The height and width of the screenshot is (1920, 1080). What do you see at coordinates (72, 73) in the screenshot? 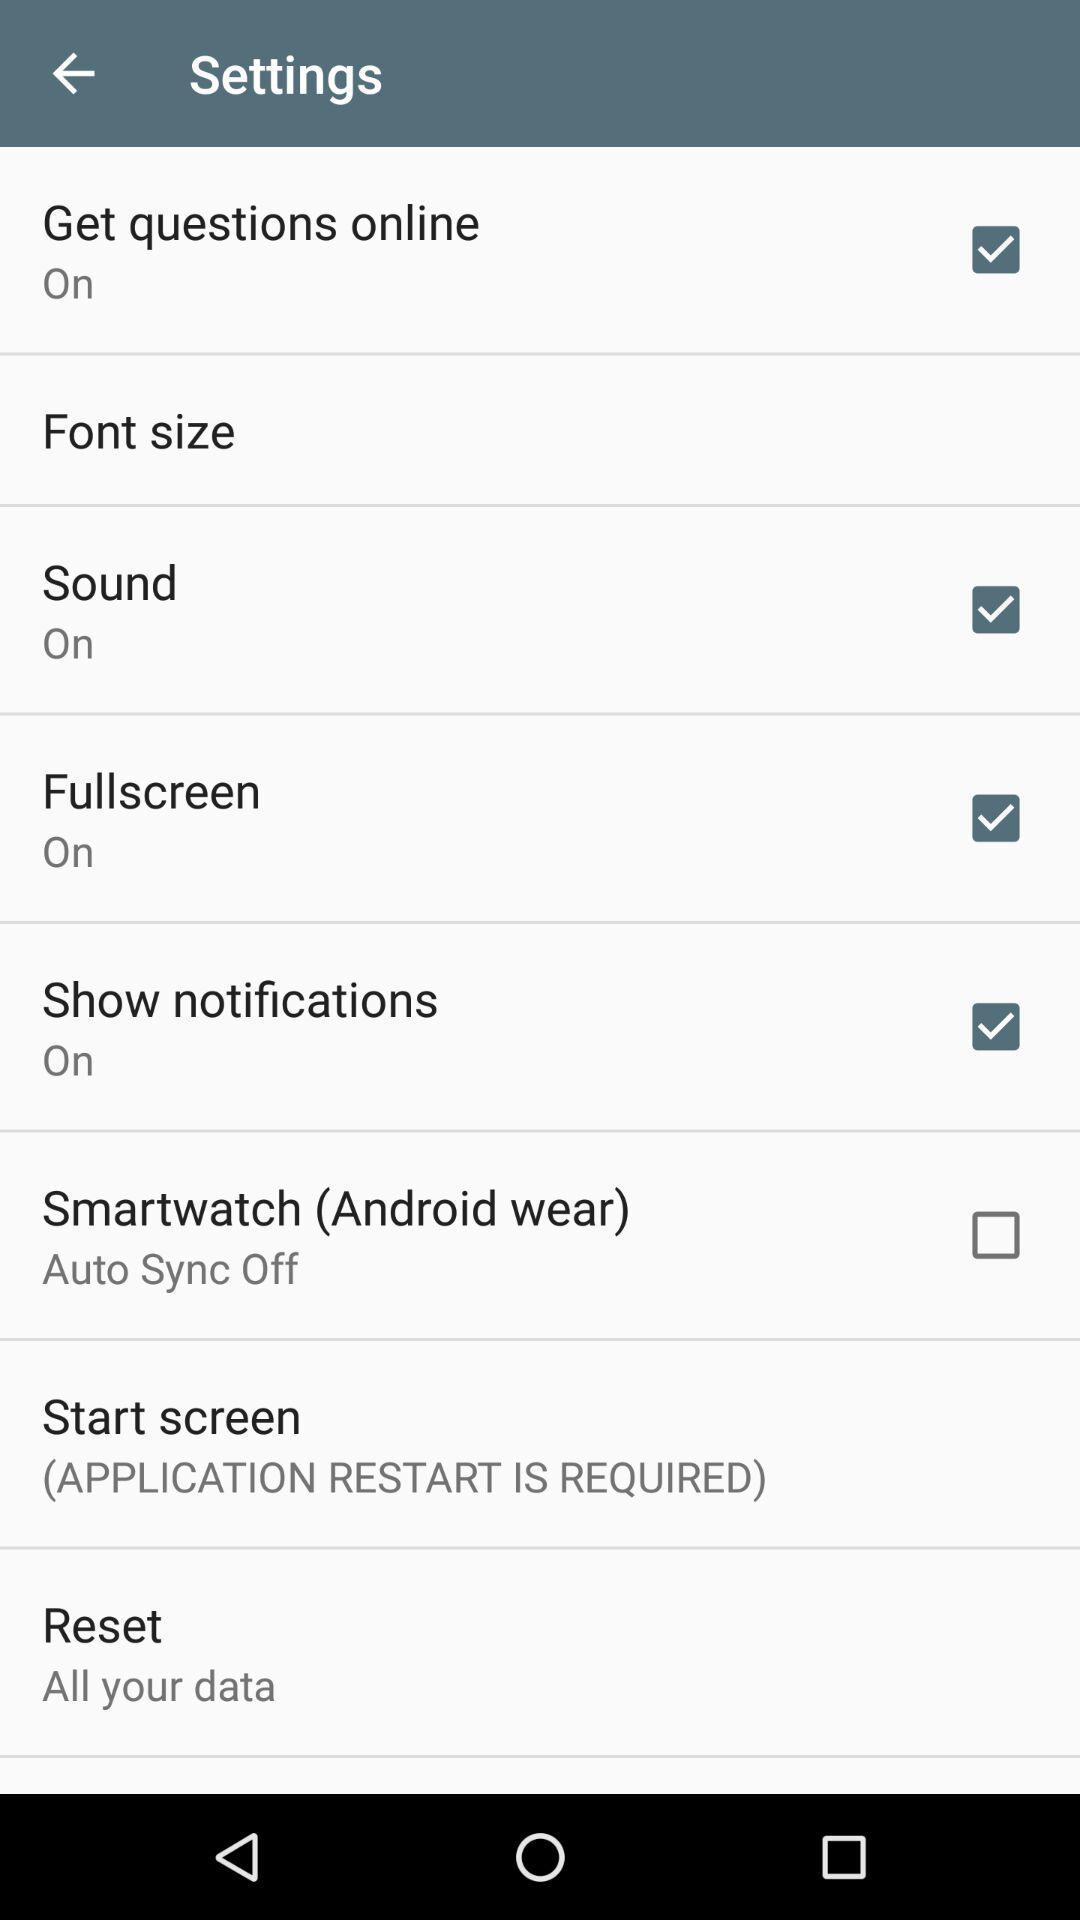
I see `icon above get questions online` at bounding box center [72, 73].